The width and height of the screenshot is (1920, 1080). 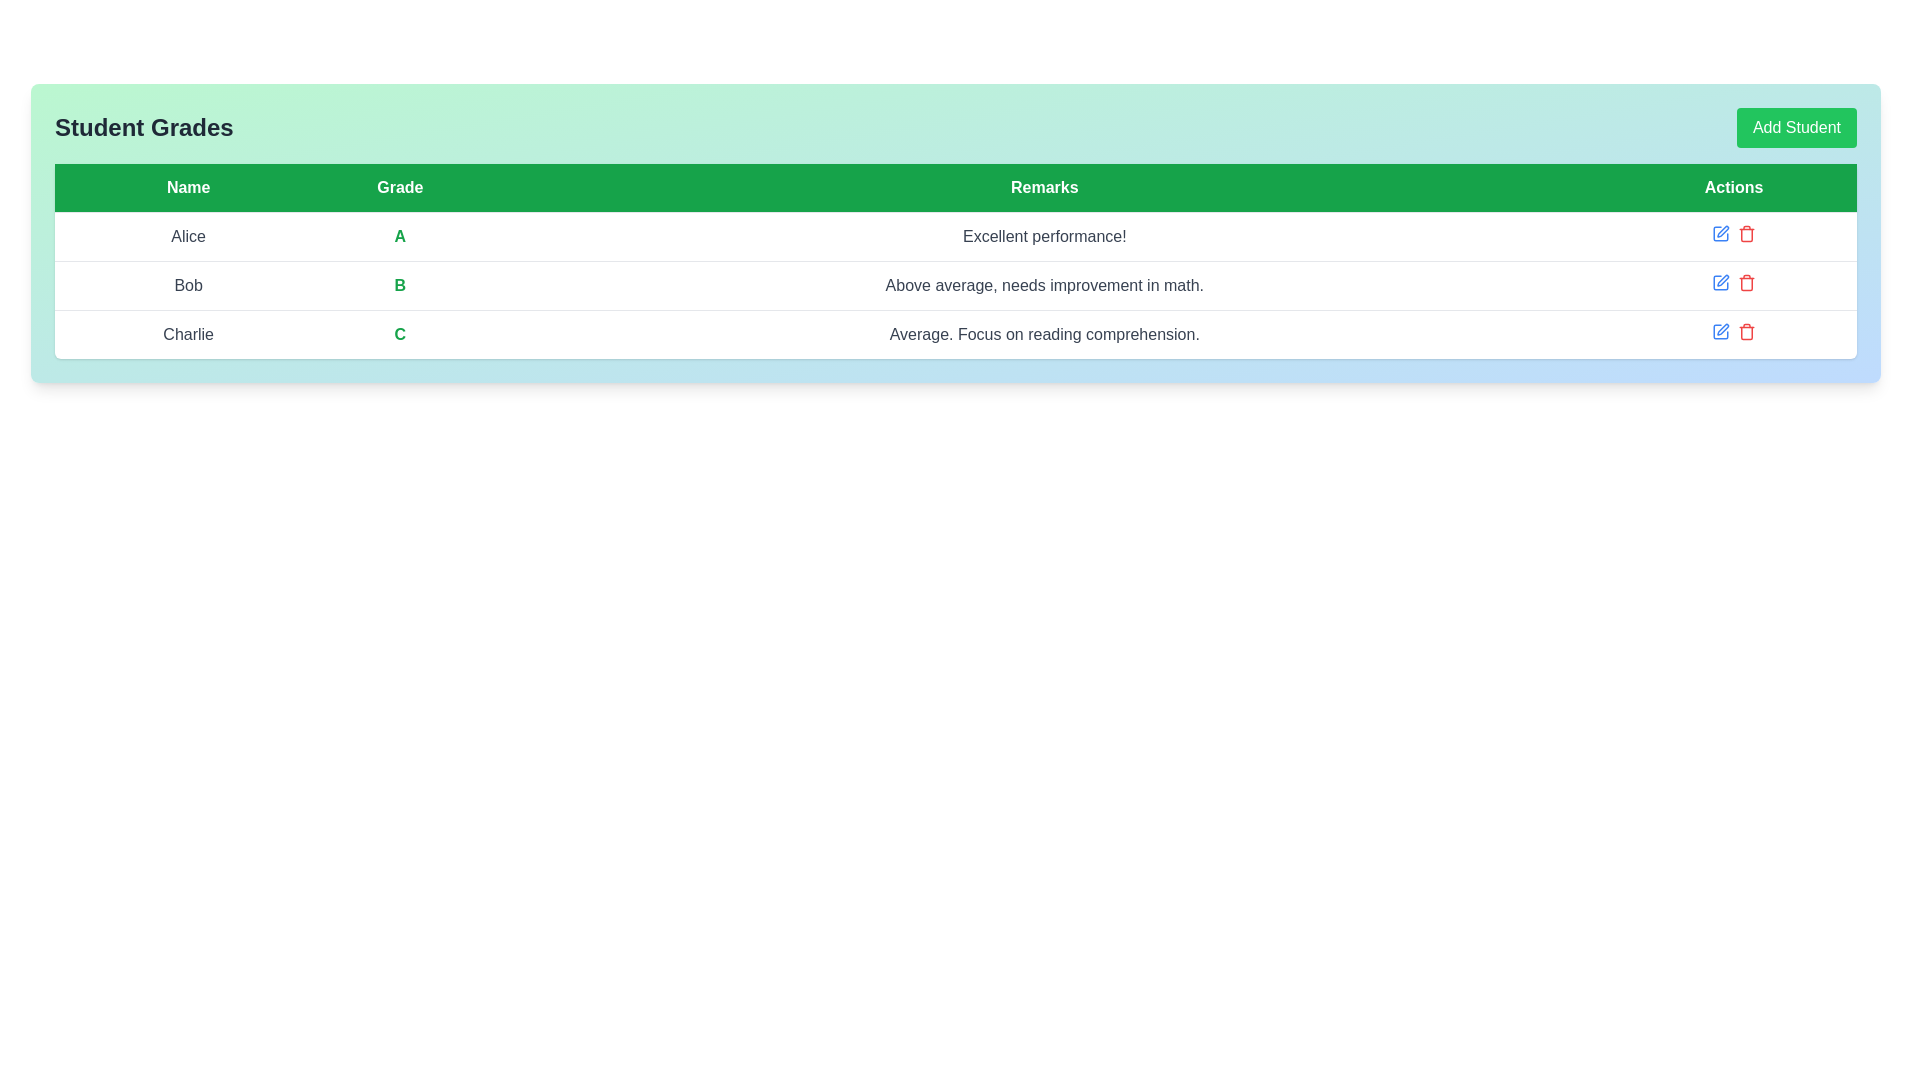 What do you see at coordinates (1722, 280) in the screenshot?
I see `the pen icon button located in the third row of the 'Actions' section` at bounding box center [1722, 280].